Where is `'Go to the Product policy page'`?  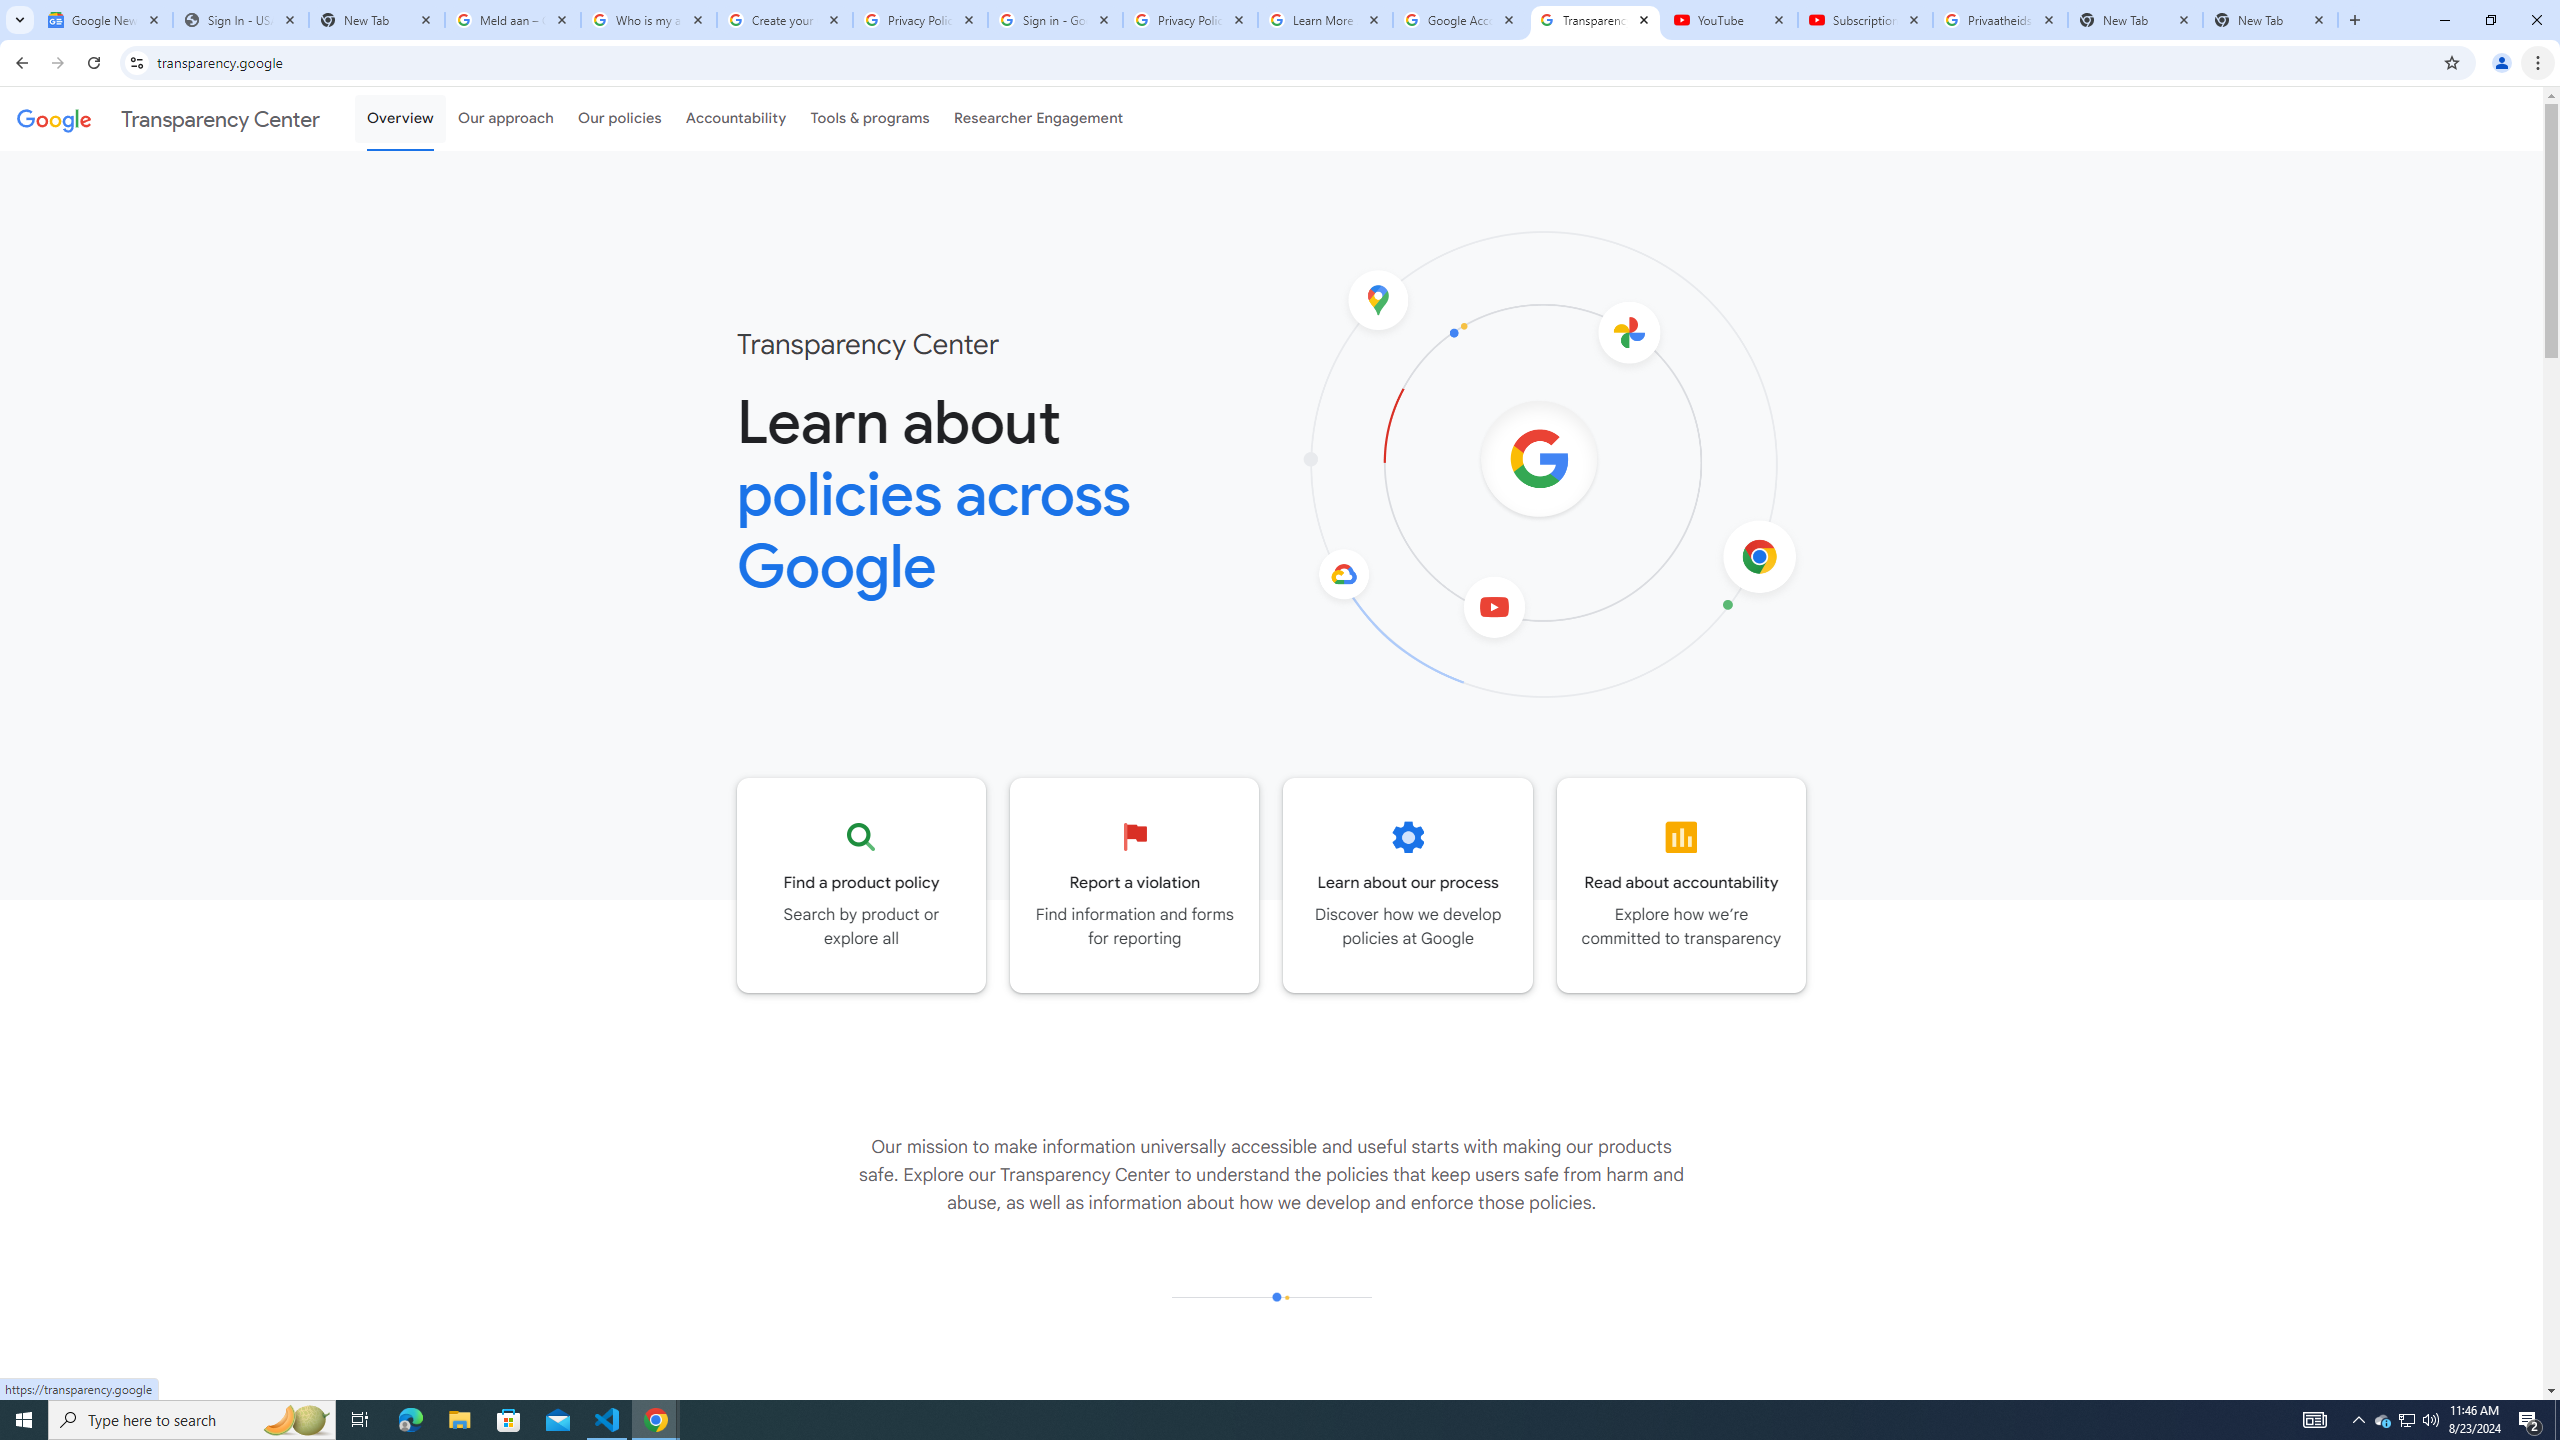
'Go to the Product policy page' is located at coordinates (861, 884).